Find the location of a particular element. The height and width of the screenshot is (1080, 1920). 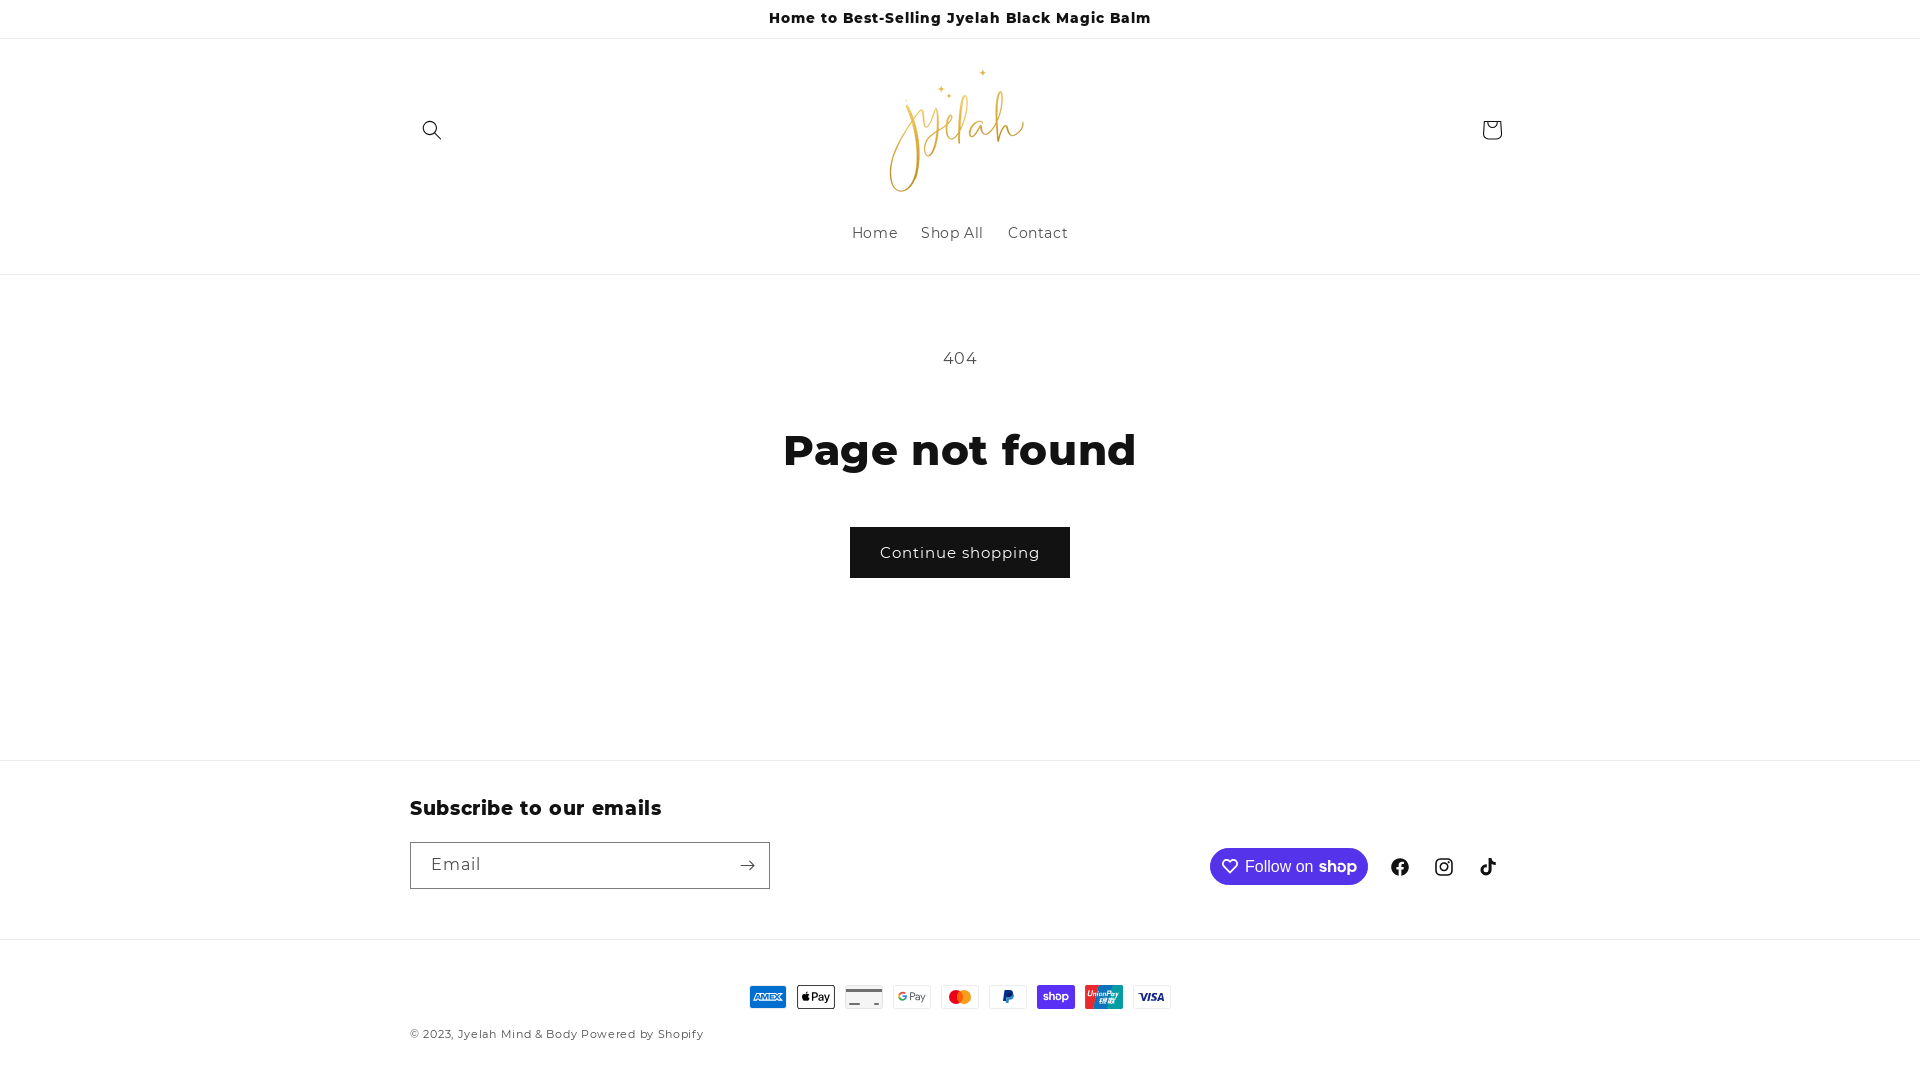

'Instagram' is located at coordinates (1444, 866).